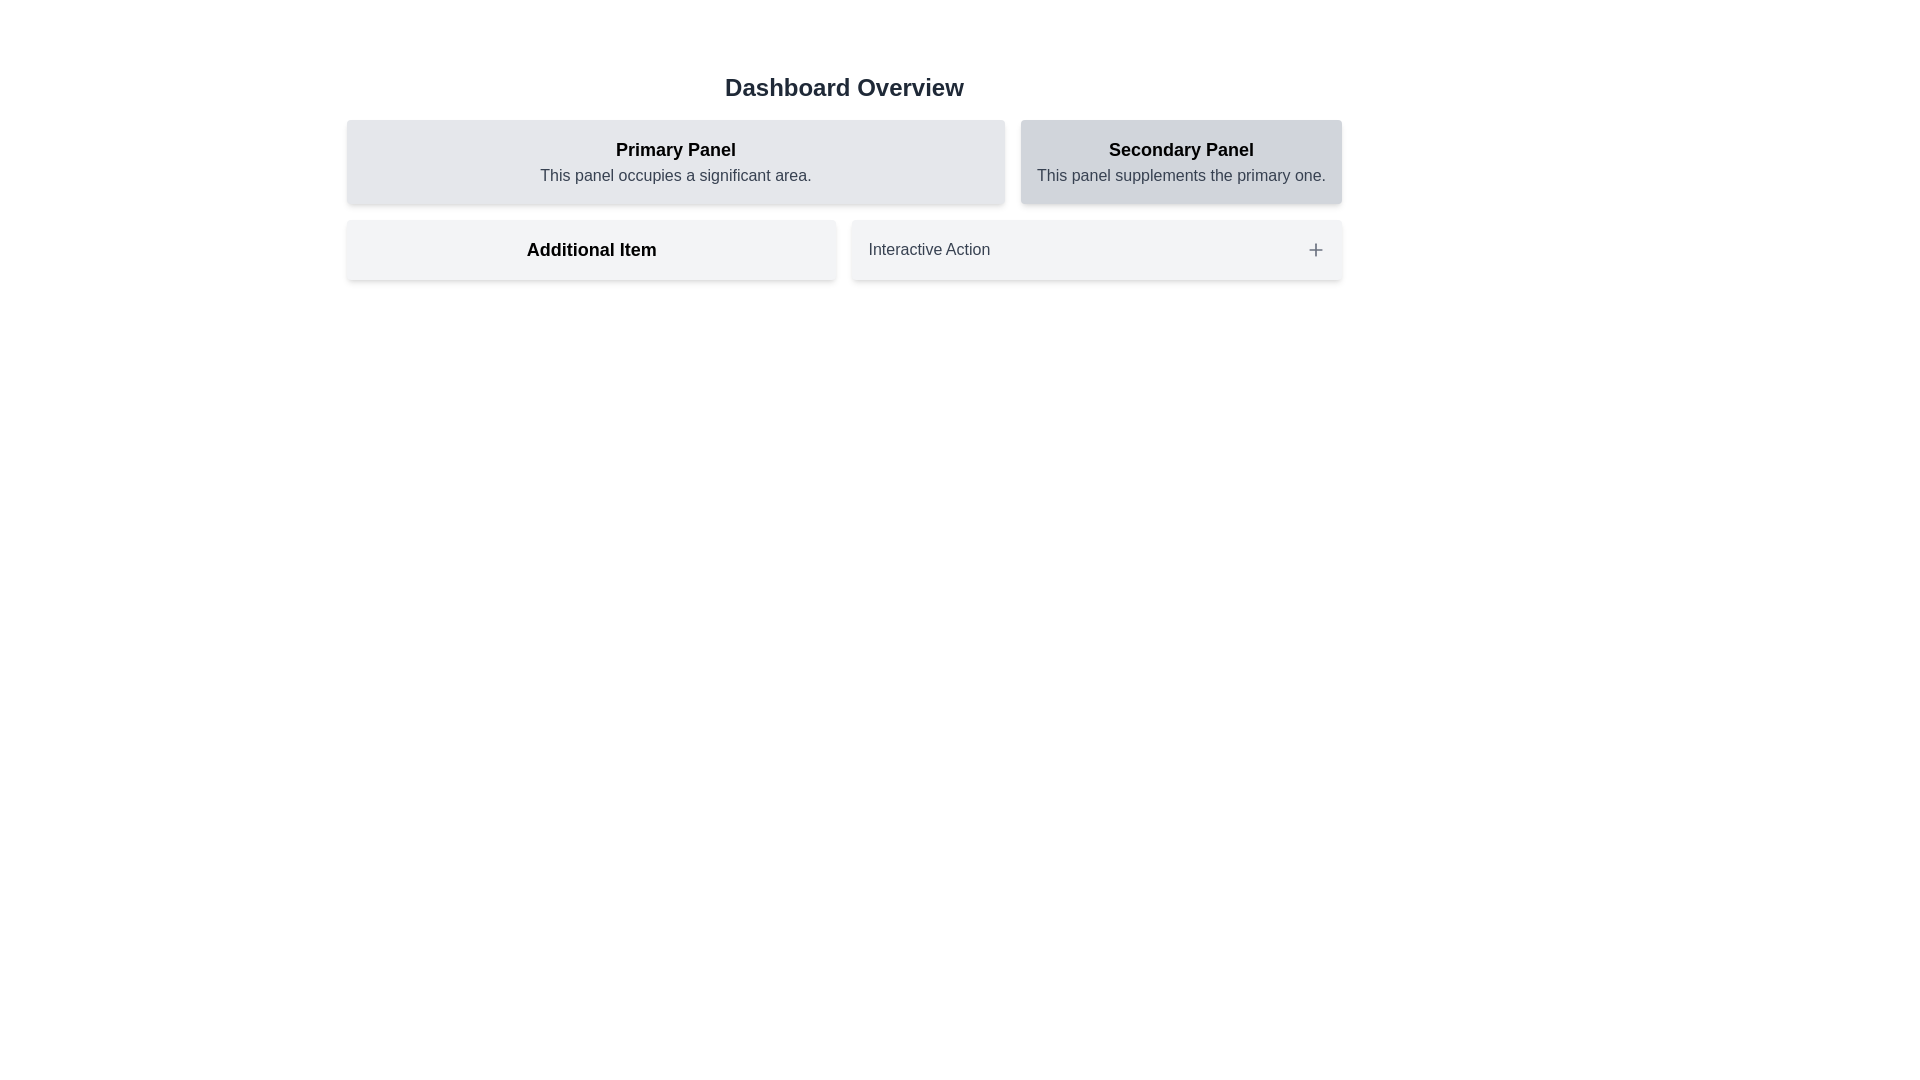 Image resolution: width=1920 pixels, height=1080 pixels. Describe the element at coordinates (590, 249) in the screenshot. I see `the text label styled in bold font with the content 'Additional Item', located at the top center of the left panel labeled 'Primary Panel'` at that location.